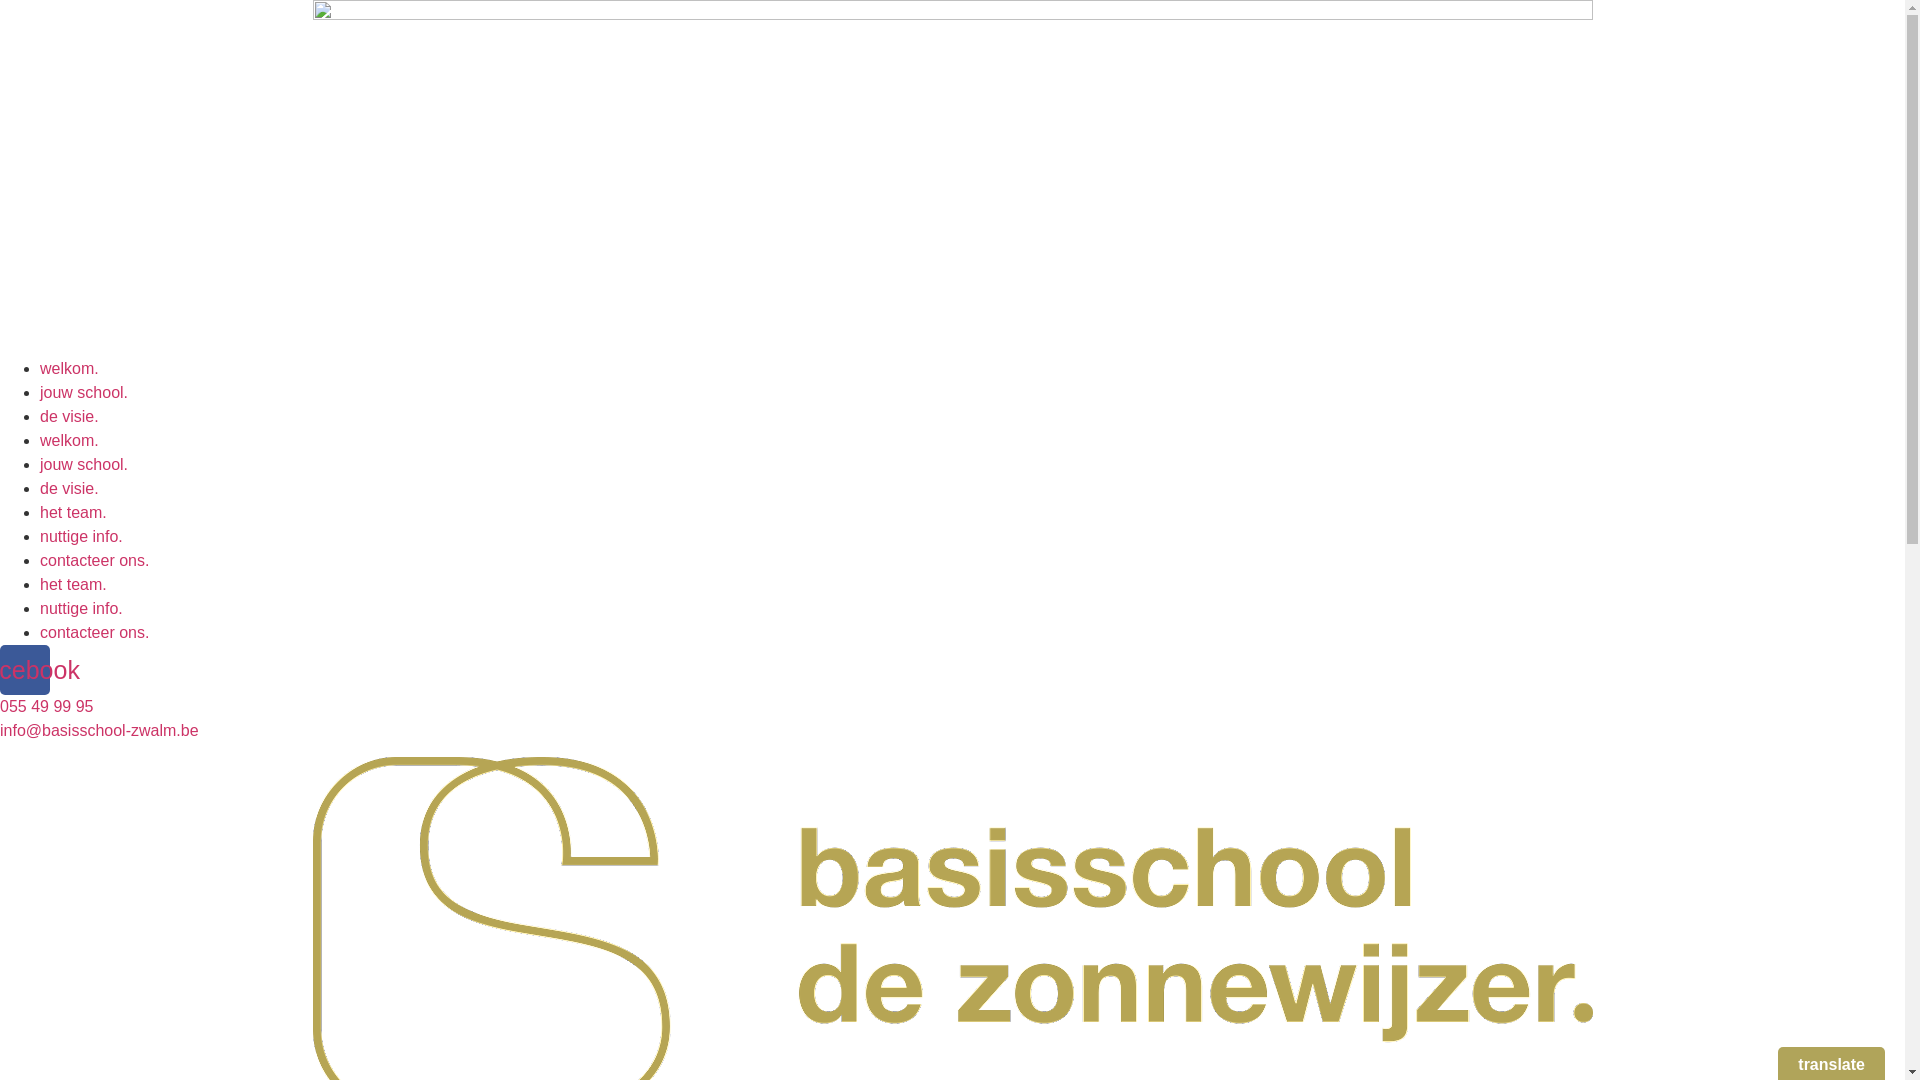  What do you see at coordinates (93, 560) in the screenshot?
I see `'contacteer ons.'` at bounding box center [93, 560].